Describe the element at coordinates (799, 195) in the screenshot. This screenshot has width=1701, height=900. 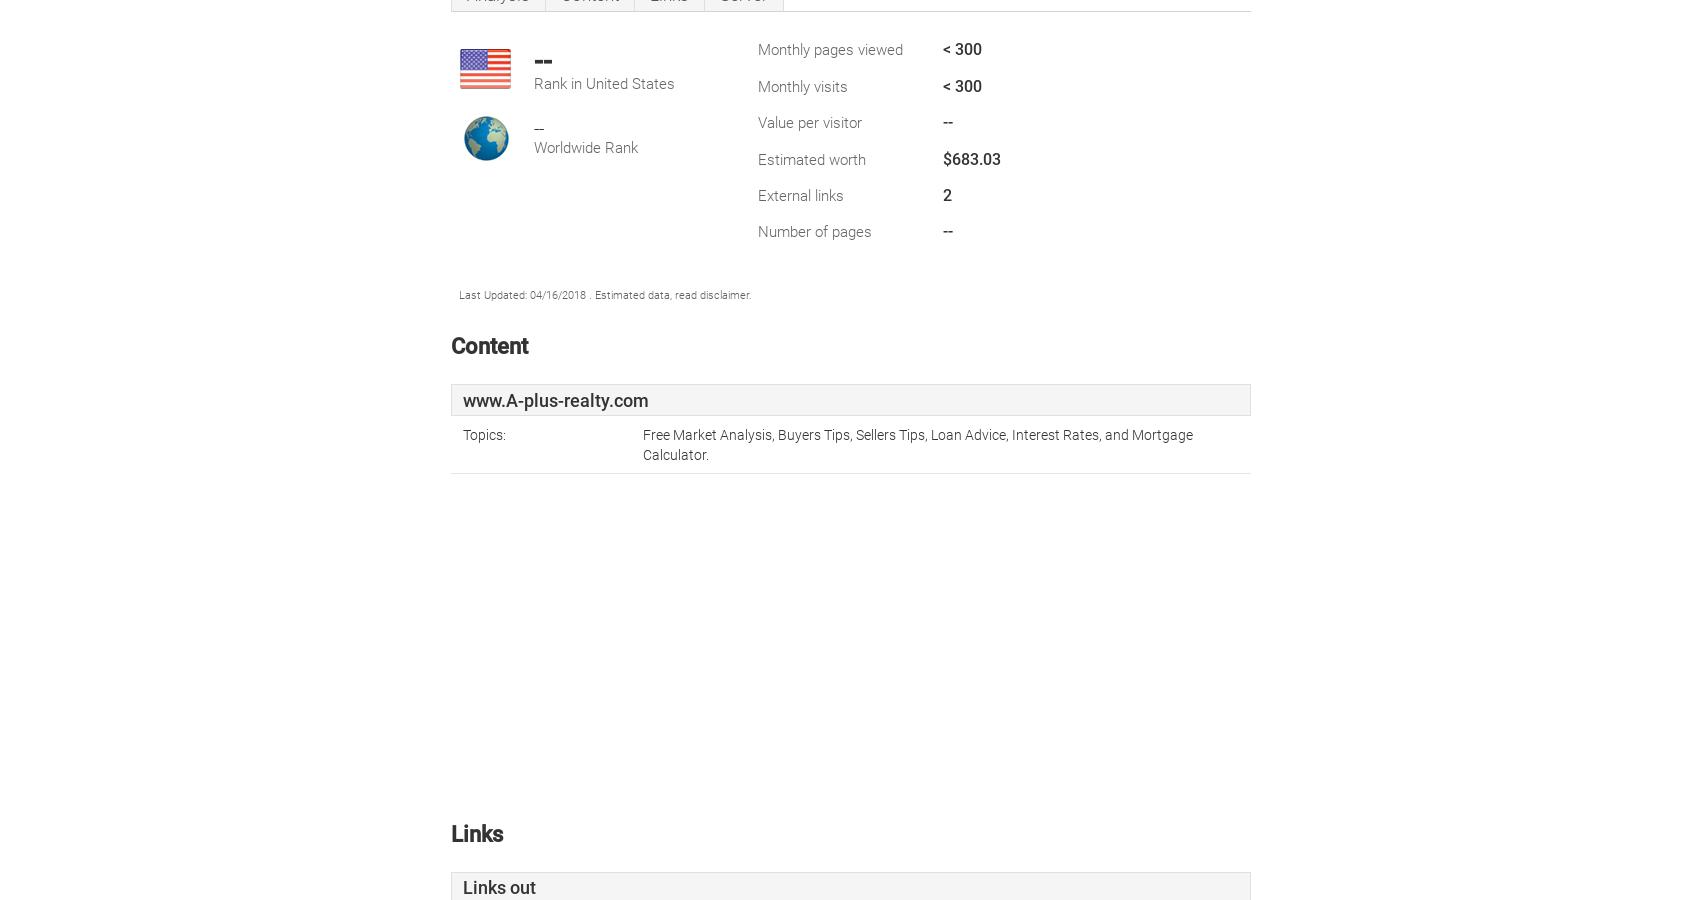
I see `'External links'` at that location.